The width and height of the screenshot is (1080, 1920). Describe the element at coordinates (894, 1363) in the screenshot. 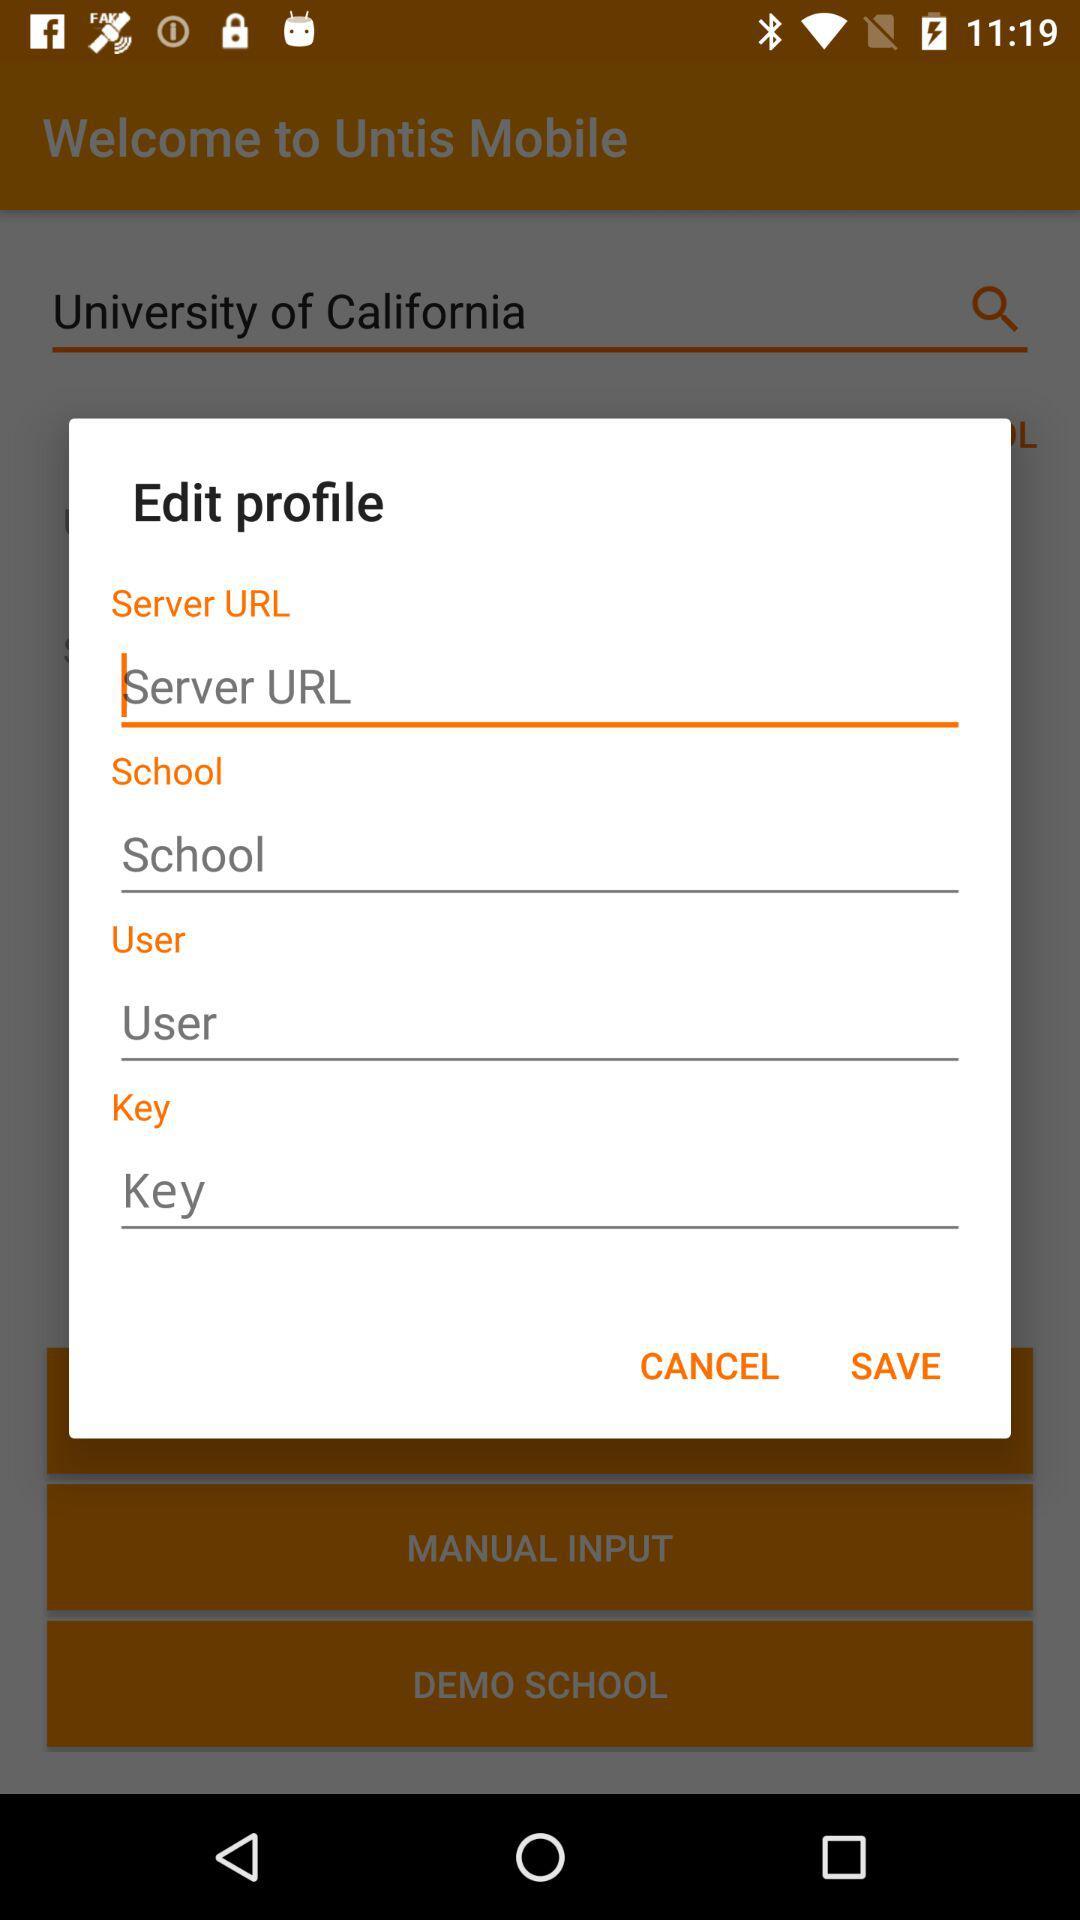

I see `the icon at the bottom right corner` at that location.